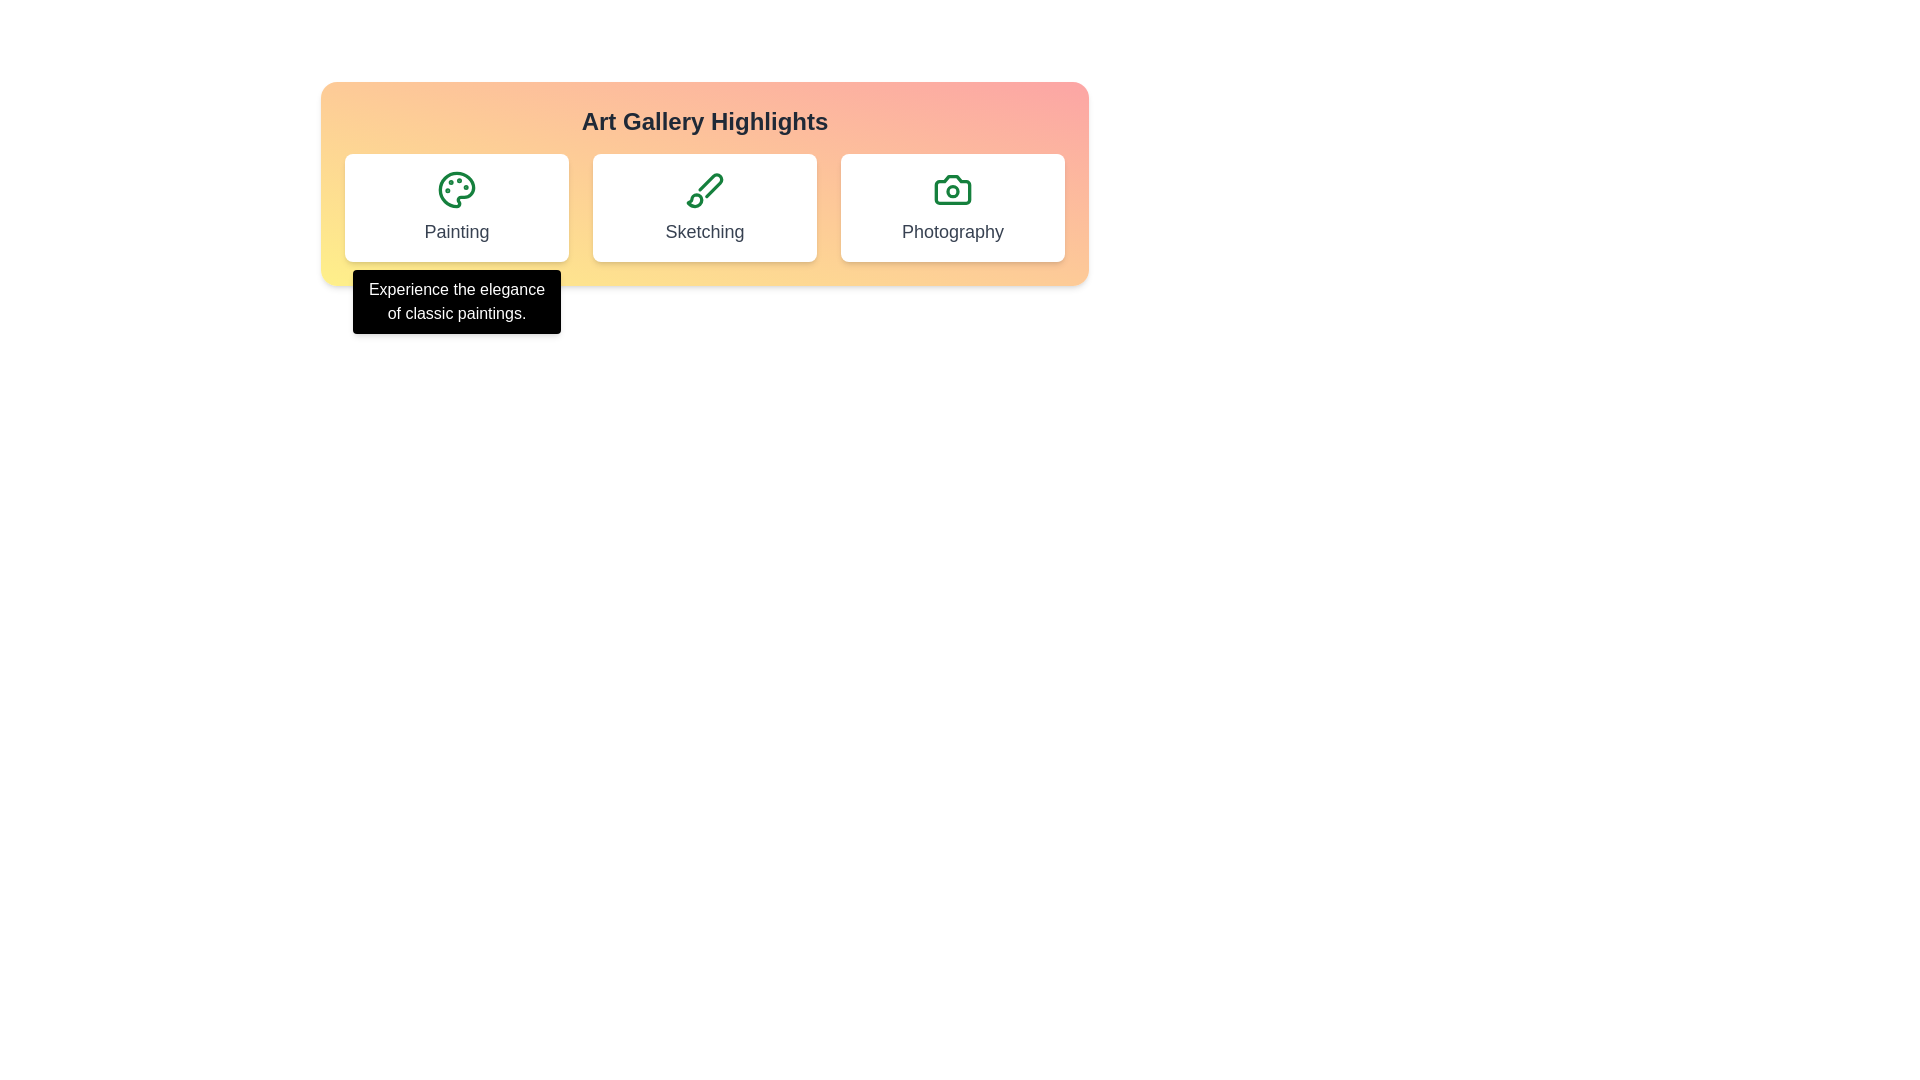 The width and height of the screenshot is (1920, 1080). Describe the element at coordinates (695, 200) in the screenshot. I see `the icon element shaped like a palette with a brush` at that location.